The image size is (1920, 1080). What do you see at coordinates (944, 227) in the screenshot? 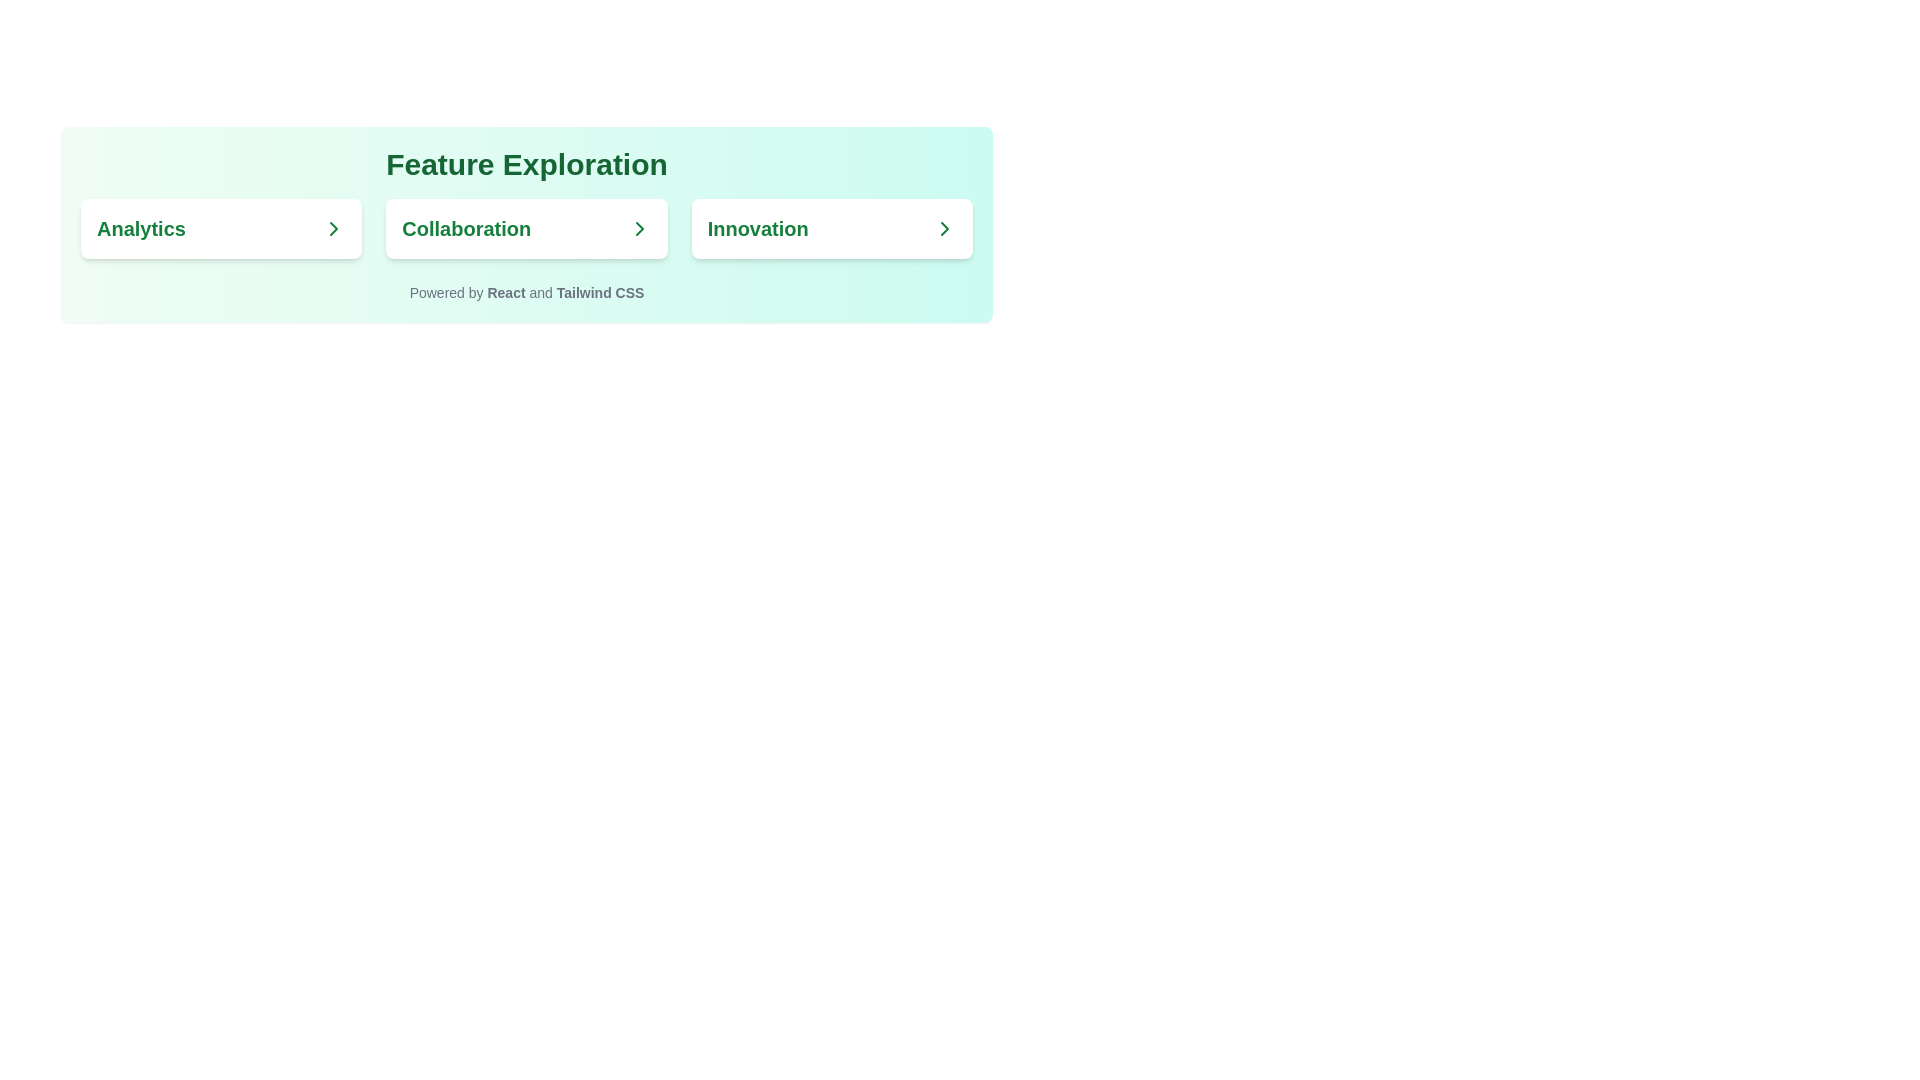
I see `the green triangular chevron icon that is centrally located within the 'Innovation' button` at bounding box center [944, 227].